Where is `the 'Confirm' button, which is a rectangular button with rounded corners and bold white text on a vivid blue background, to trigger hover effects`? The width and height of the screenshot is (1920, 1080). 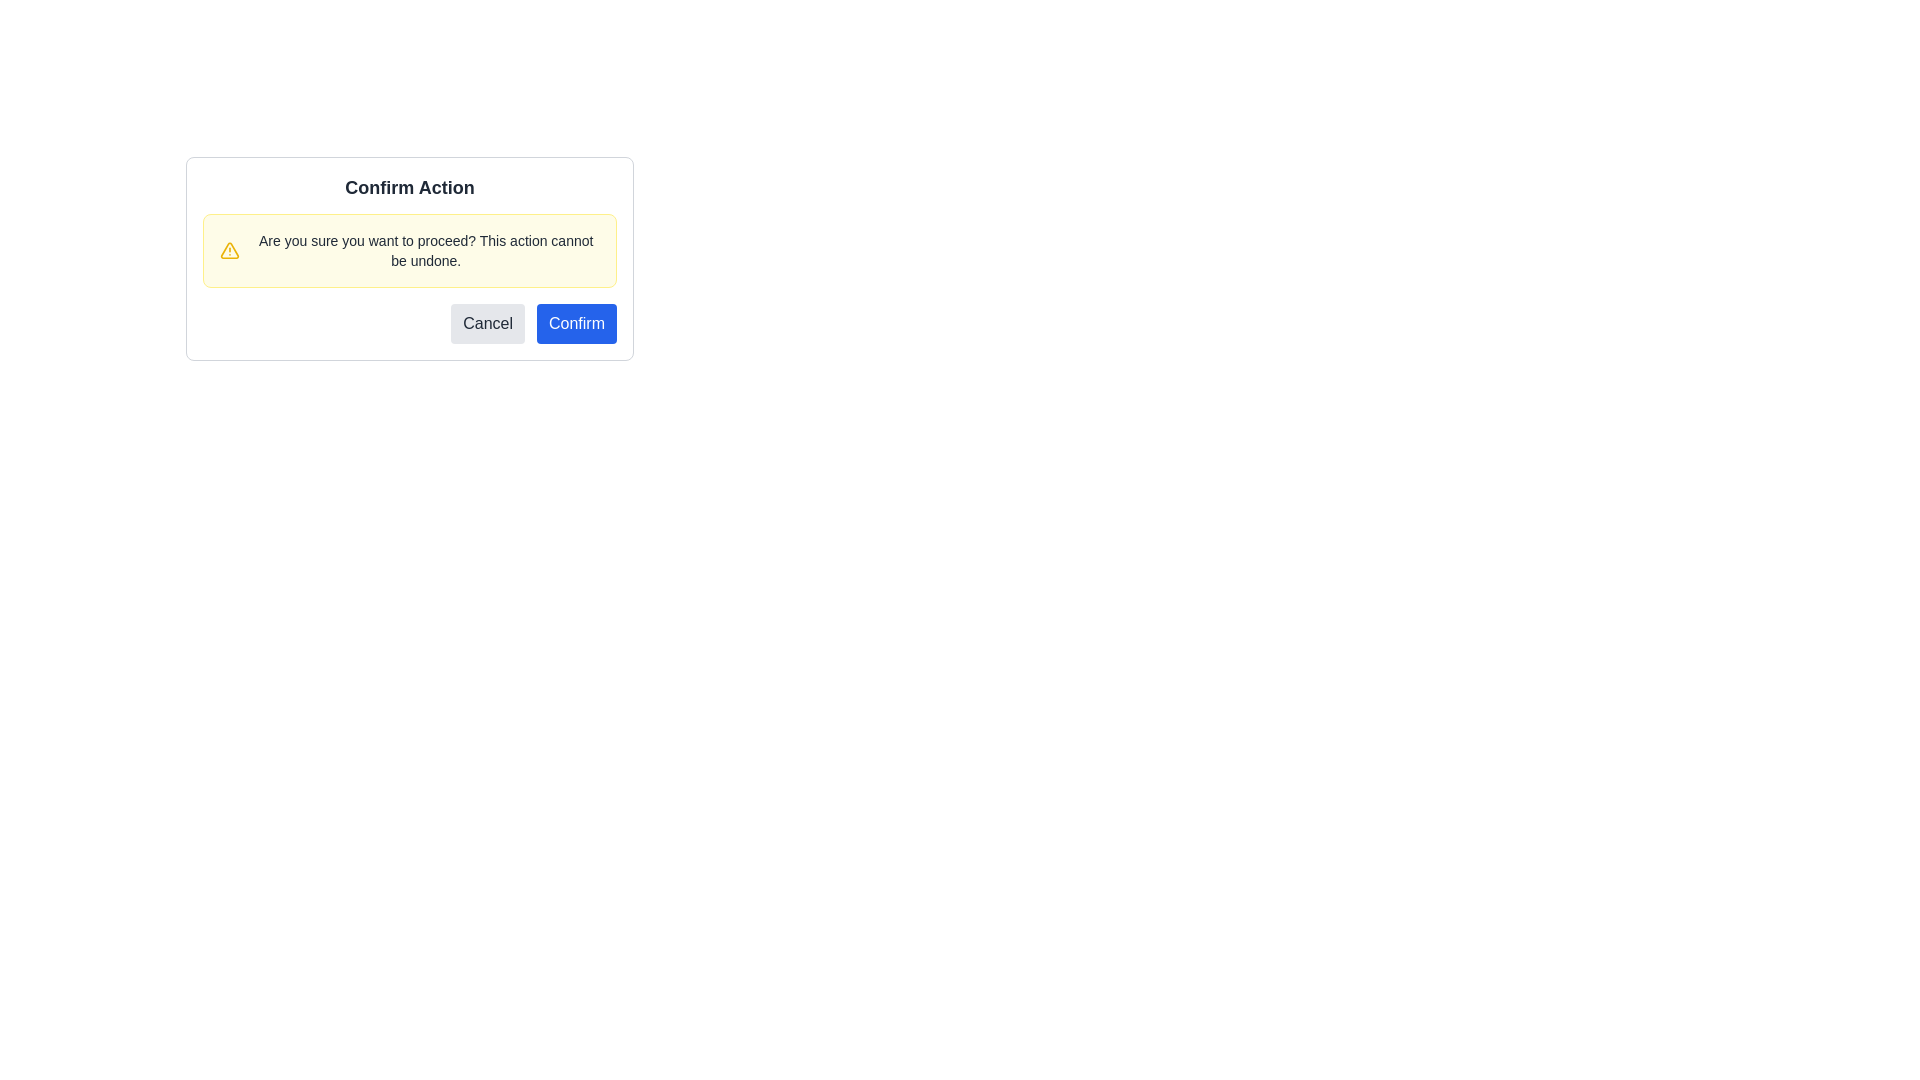 the 'Confirm' button, which is a rectangular button with rounded corners and bold white text on a vivid blue background, to trigger hover effects is located at coordinates (575, 323).